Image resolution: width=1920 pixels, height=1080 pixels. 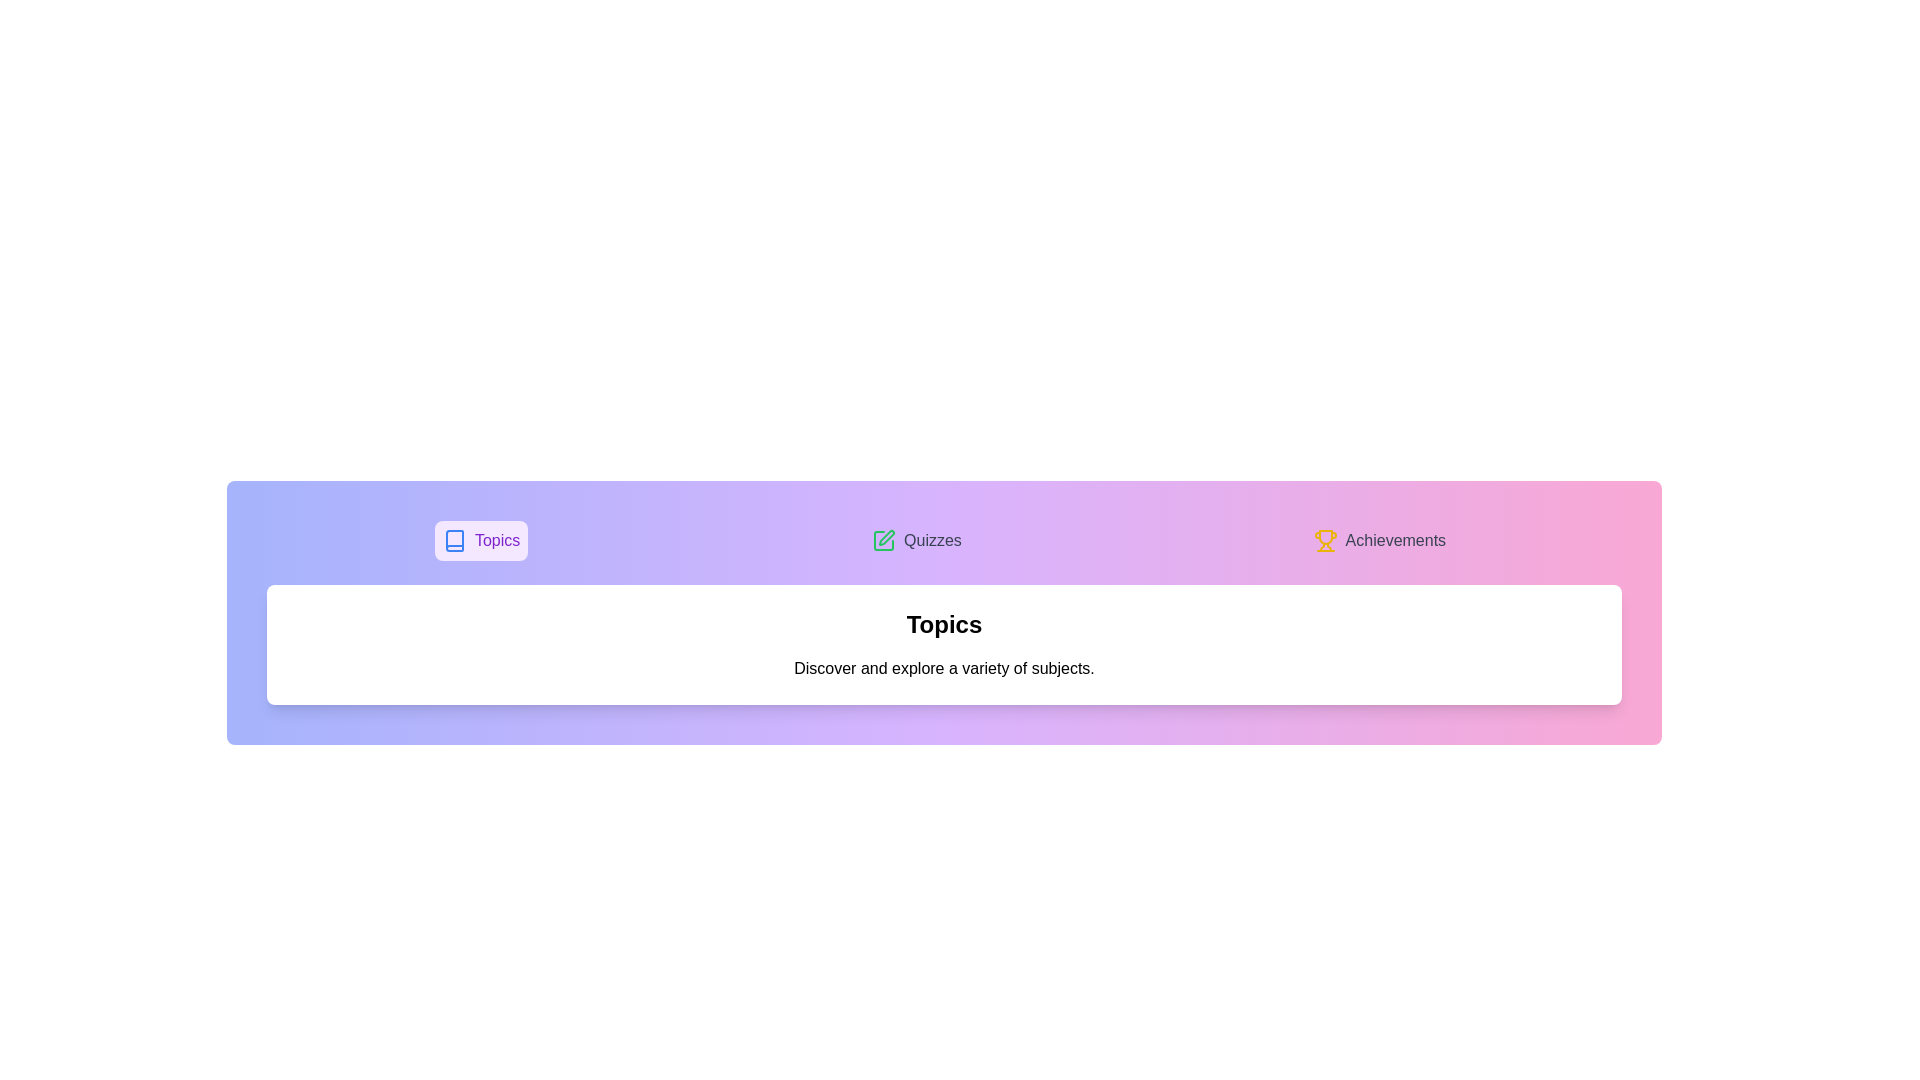 What do you see at coordinates (480, 540) in the screenshot?
I see `the tab labeled Topics to observe its hover effect` at bounding box center [480, 540].